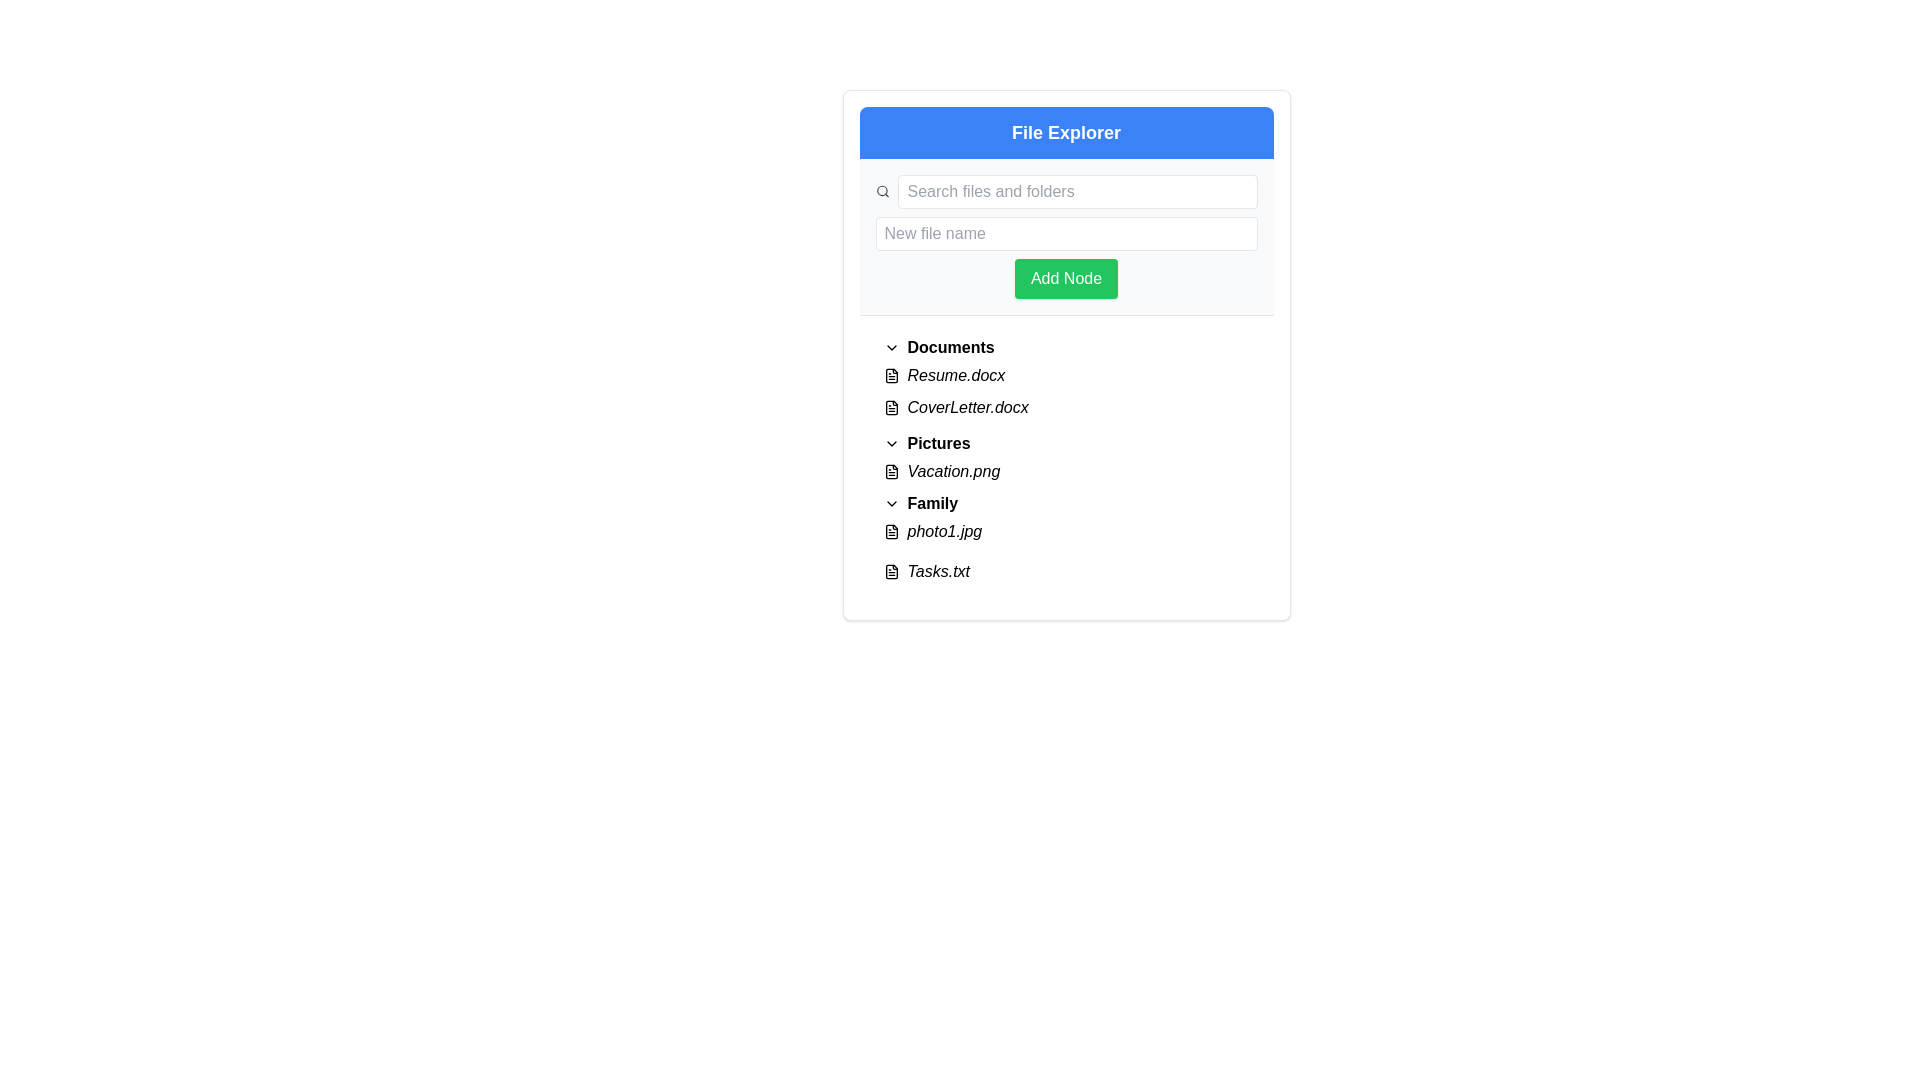 Image resolution: width=1920 pixels, height=1080 pixels. What do you see at coordinates (890, 375) in the screenshot?
I see `the file icon that resembles a file with a rectangular outline, positioned to the left of the file name 'Resume.docx'` at bounding box center [890, 375].